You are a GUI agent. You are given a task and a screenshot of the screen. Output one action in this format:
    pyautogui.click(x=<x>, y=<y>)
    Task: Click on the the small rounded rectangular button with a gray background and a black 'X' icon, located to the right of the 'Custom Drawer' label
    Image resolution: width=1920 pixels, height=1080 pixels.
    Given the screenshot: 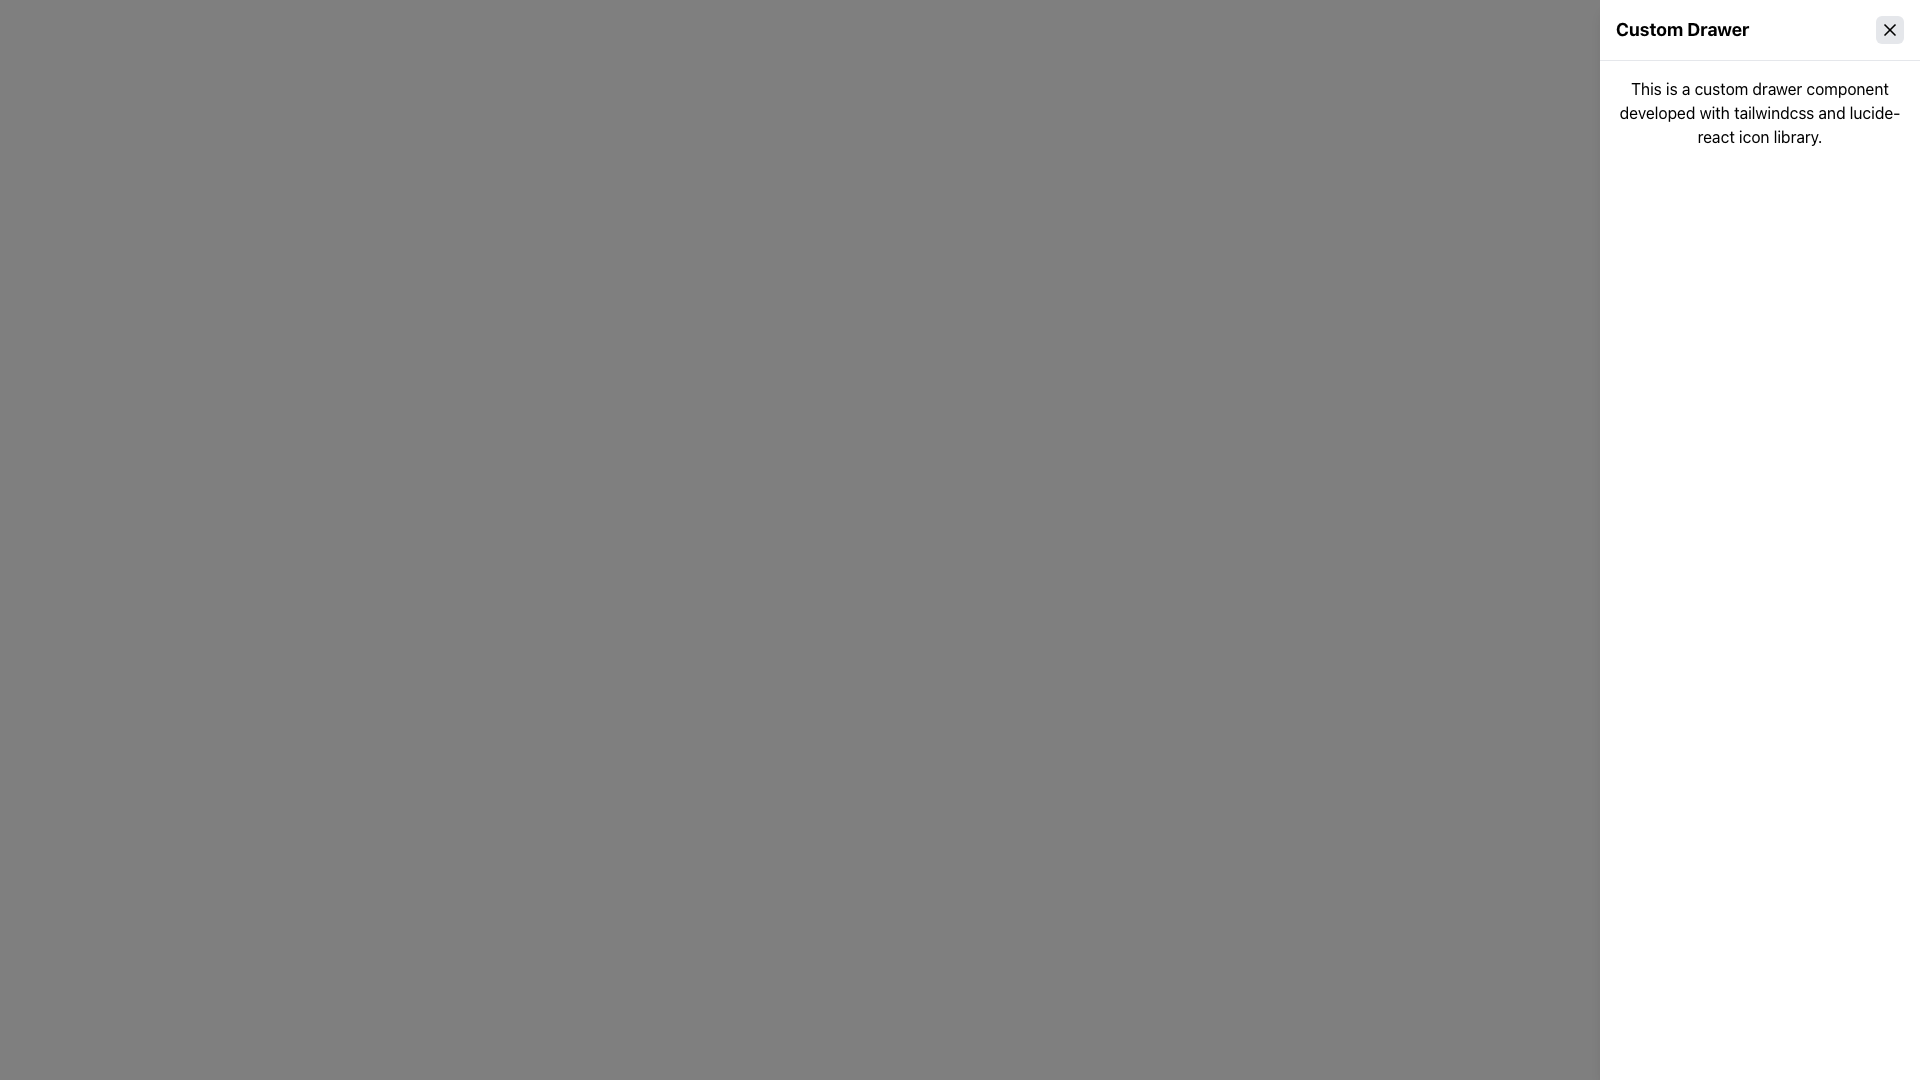 What is the action you would take?
    pyautogui.click(x=1889, y=30)
    